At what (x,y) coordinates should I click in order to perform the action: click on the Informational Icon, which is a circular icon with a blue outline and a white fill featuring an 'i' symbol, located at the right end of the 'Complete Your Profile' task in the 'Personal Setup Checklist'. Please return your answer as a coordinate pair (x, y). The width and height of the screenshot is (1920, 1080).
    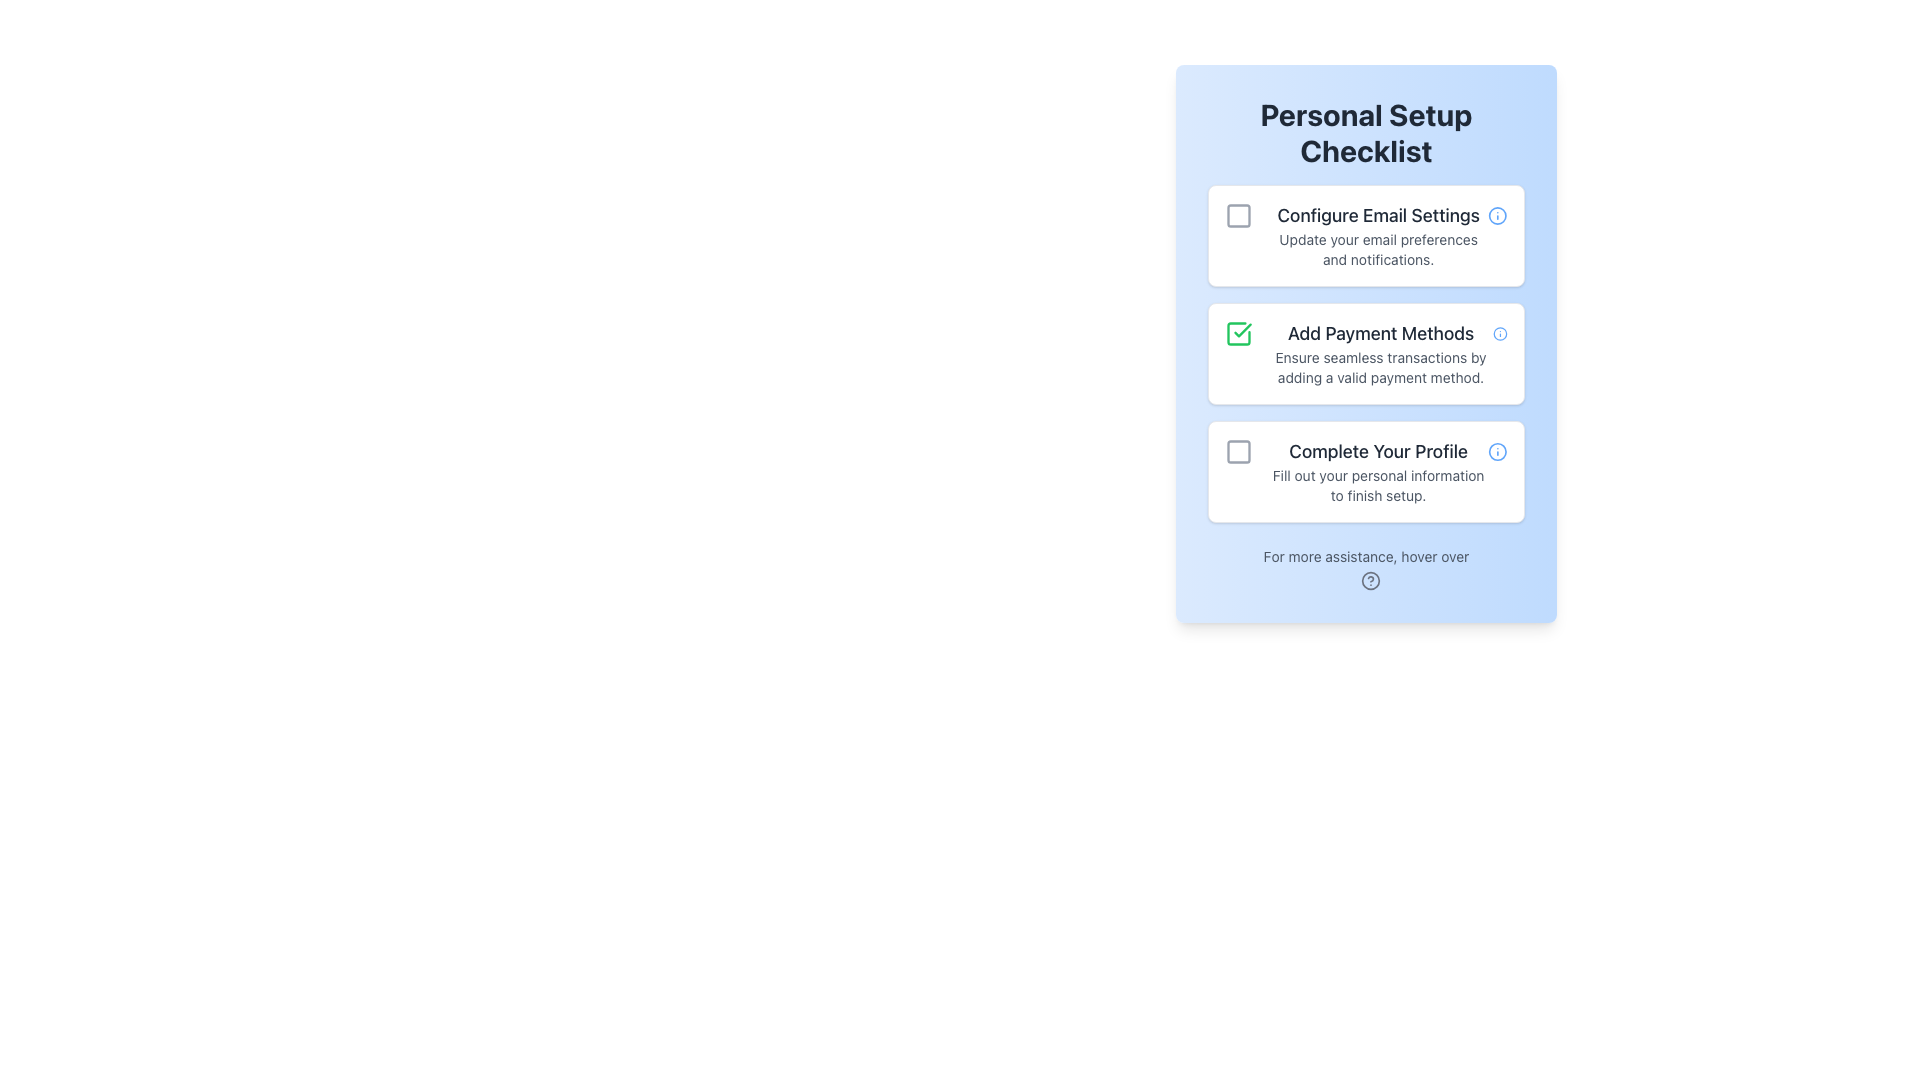
    Looking at the image, I should click on (1498, 451).